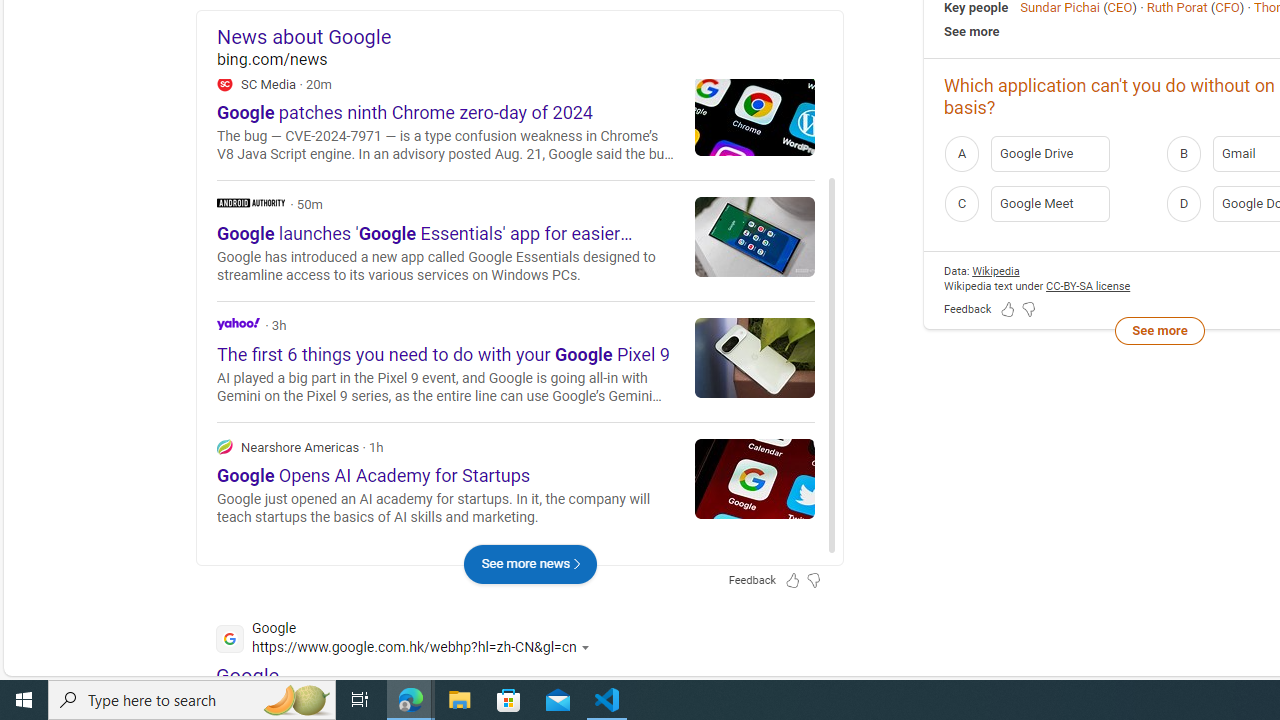 The width and height of the screenshot is (1280, 720). Describe the element at coordinates (250, 202) in the screenshot. I see `'Android Authority'` at that location.